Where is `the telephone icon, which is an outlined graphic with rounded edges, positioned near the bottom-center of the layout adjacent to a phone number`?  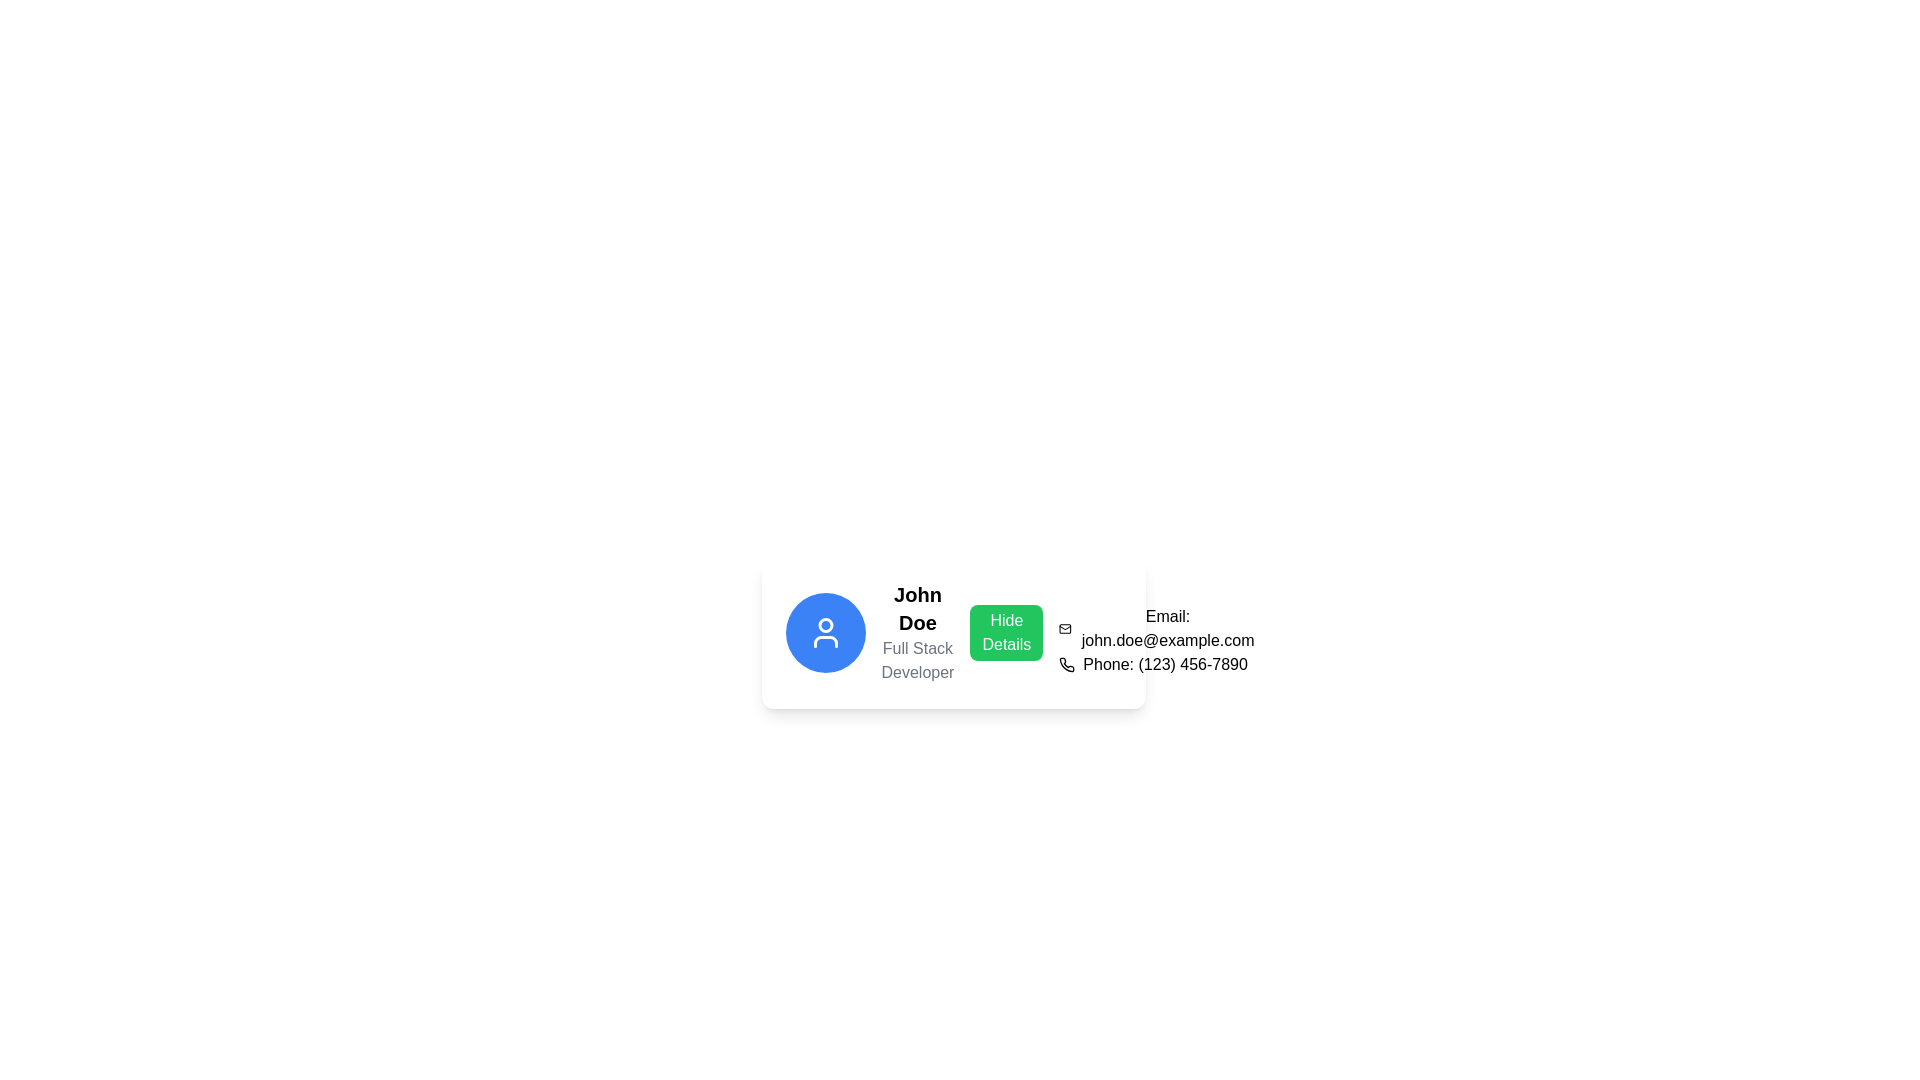
the telephone icon, which is an outlined graphic with rounded edges, positioned near the bottom-center of the layout adjacent to a phone number is located at coordinates (1066, 664).